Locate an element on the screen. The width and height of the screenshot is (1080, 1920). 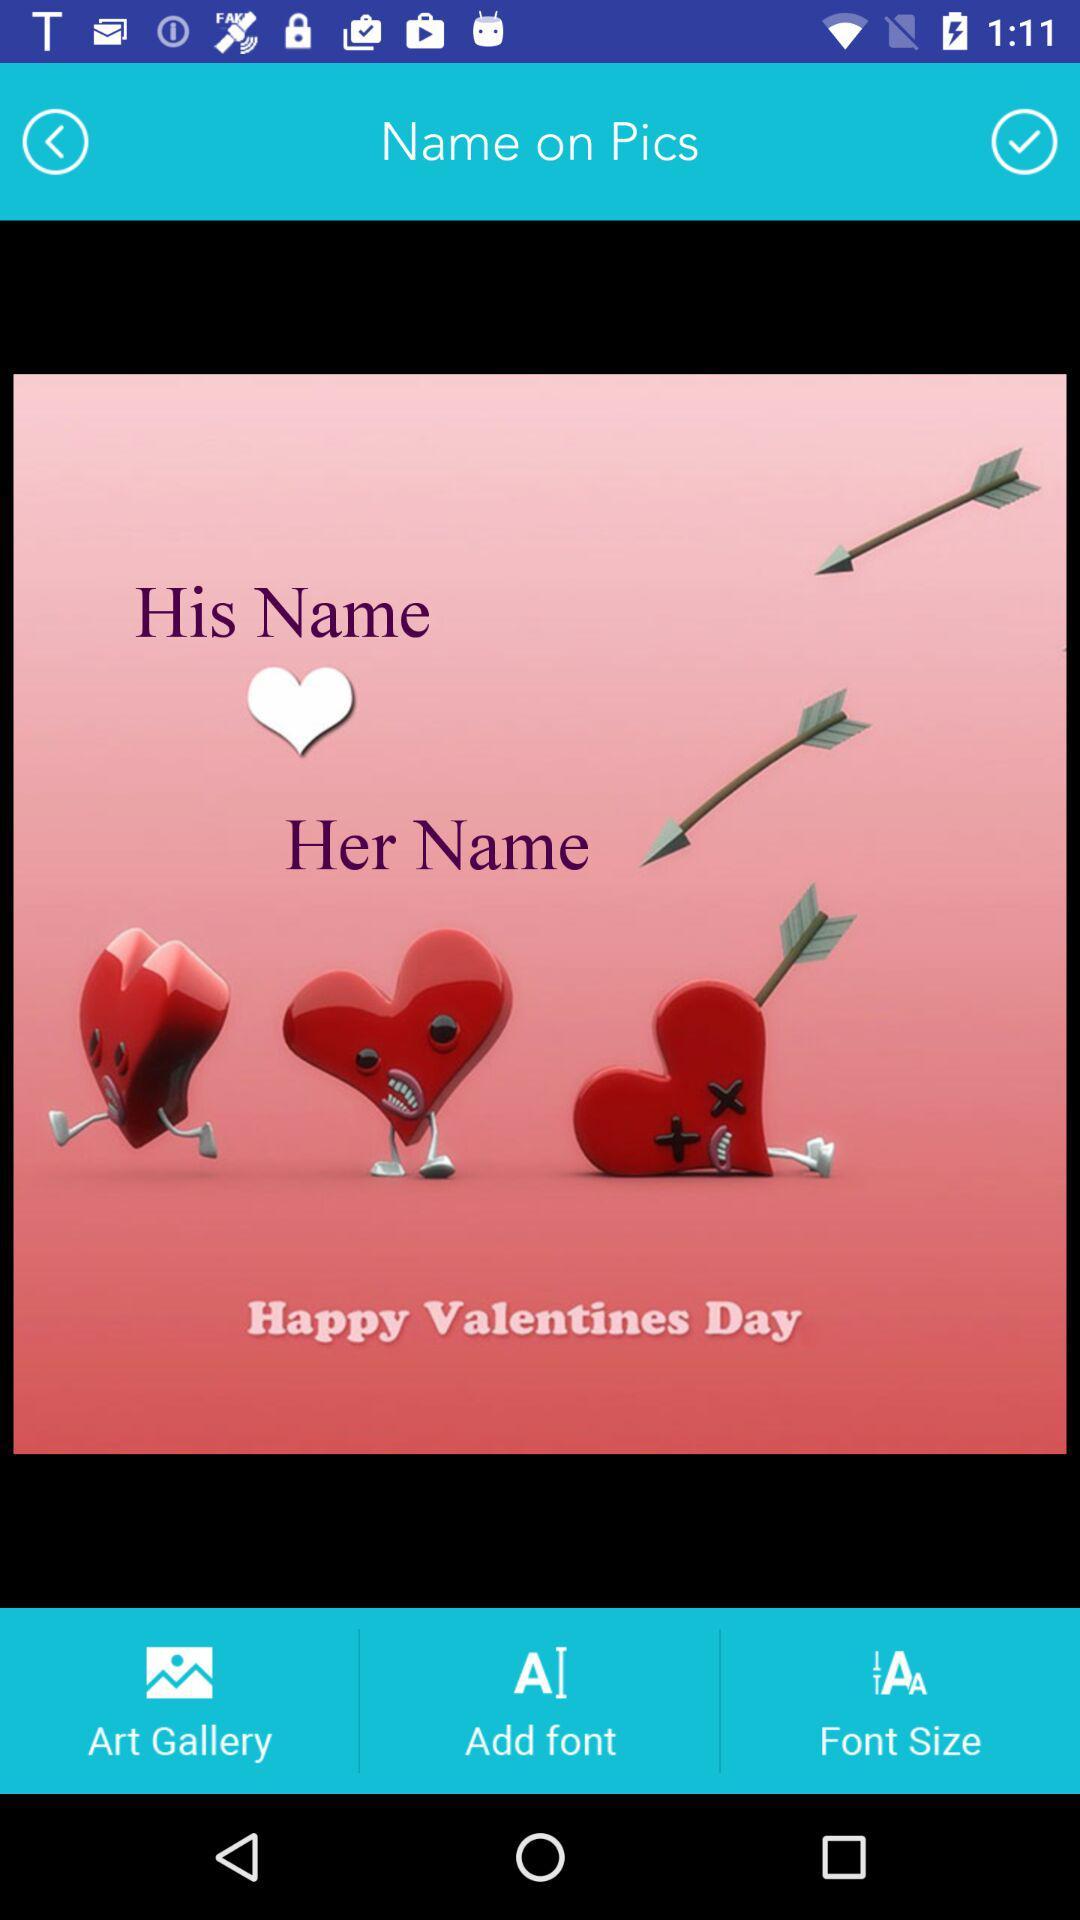
the font icon is located at coordinates (538, 1699).